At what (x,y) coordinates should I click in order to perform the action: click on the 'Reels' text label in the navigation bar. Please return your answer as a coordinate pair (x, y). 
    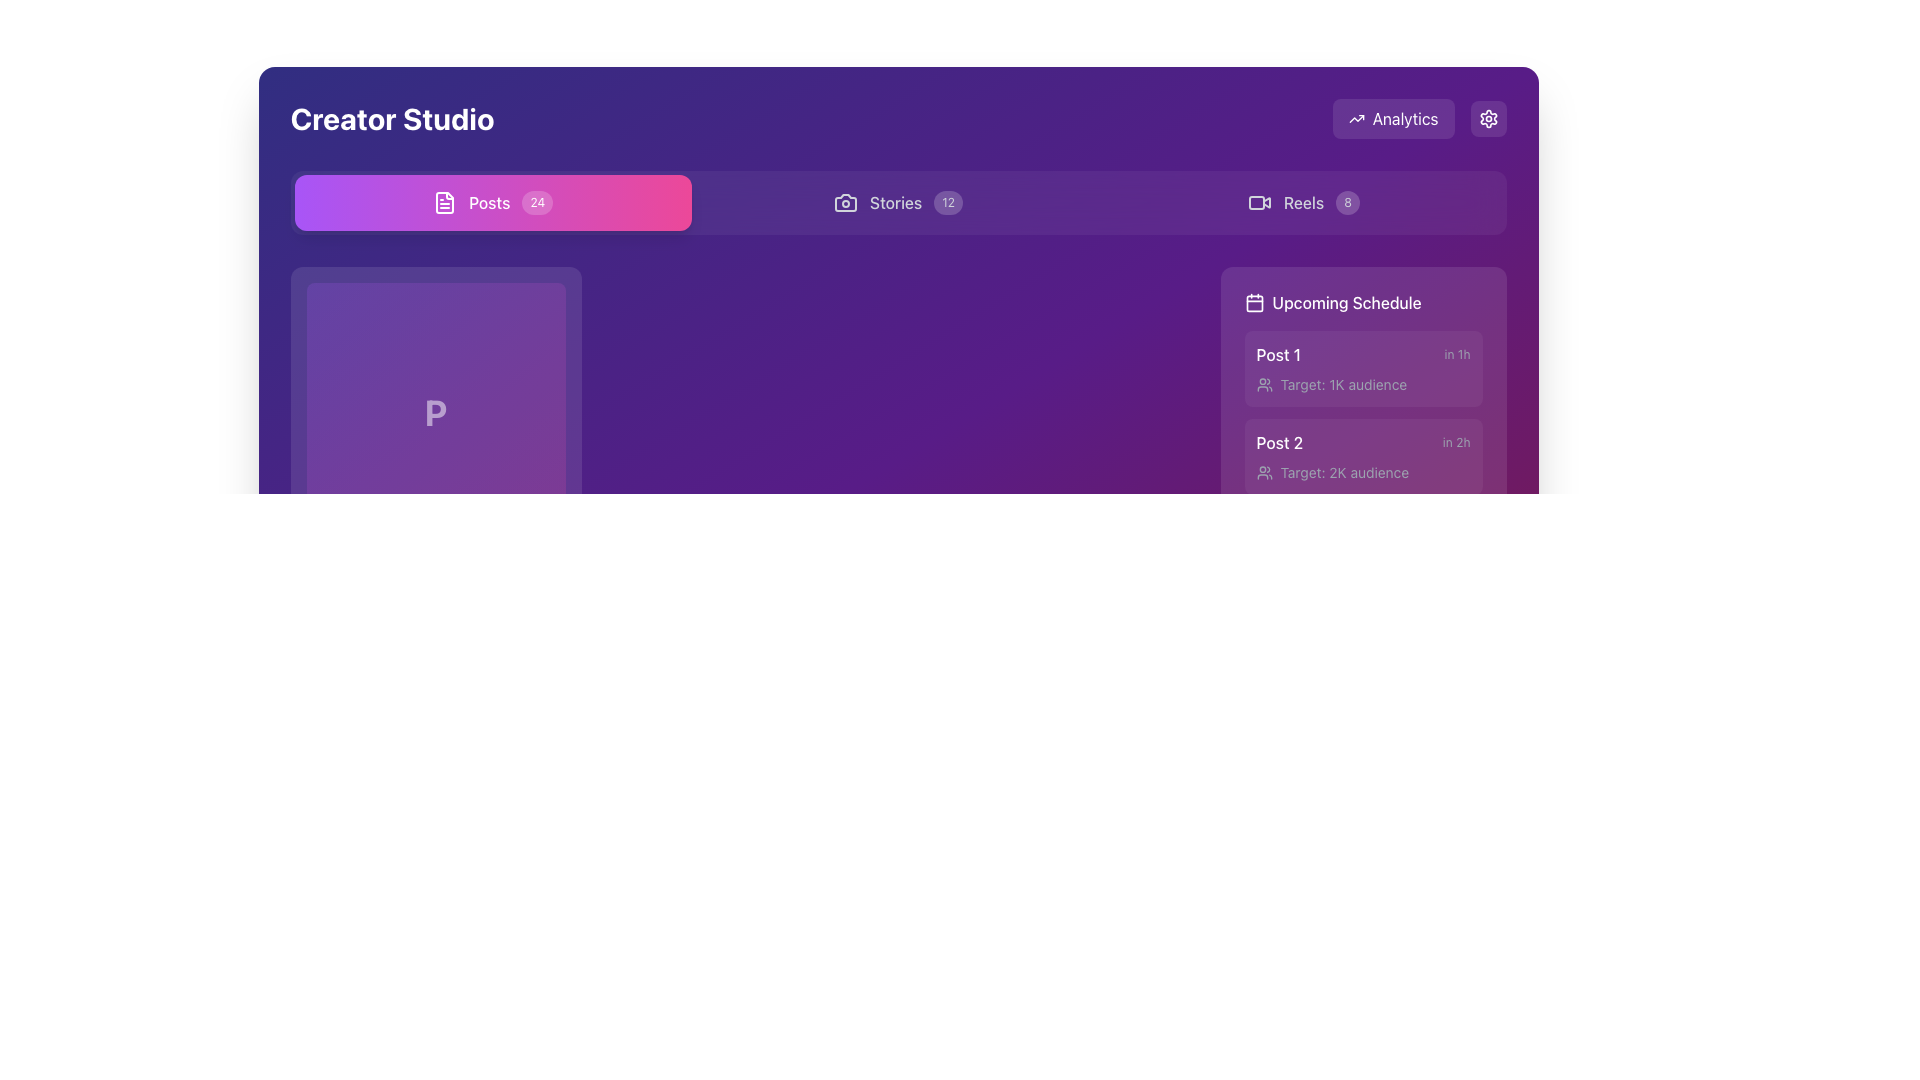
    Looking at the image, I should click on (1304, 203).